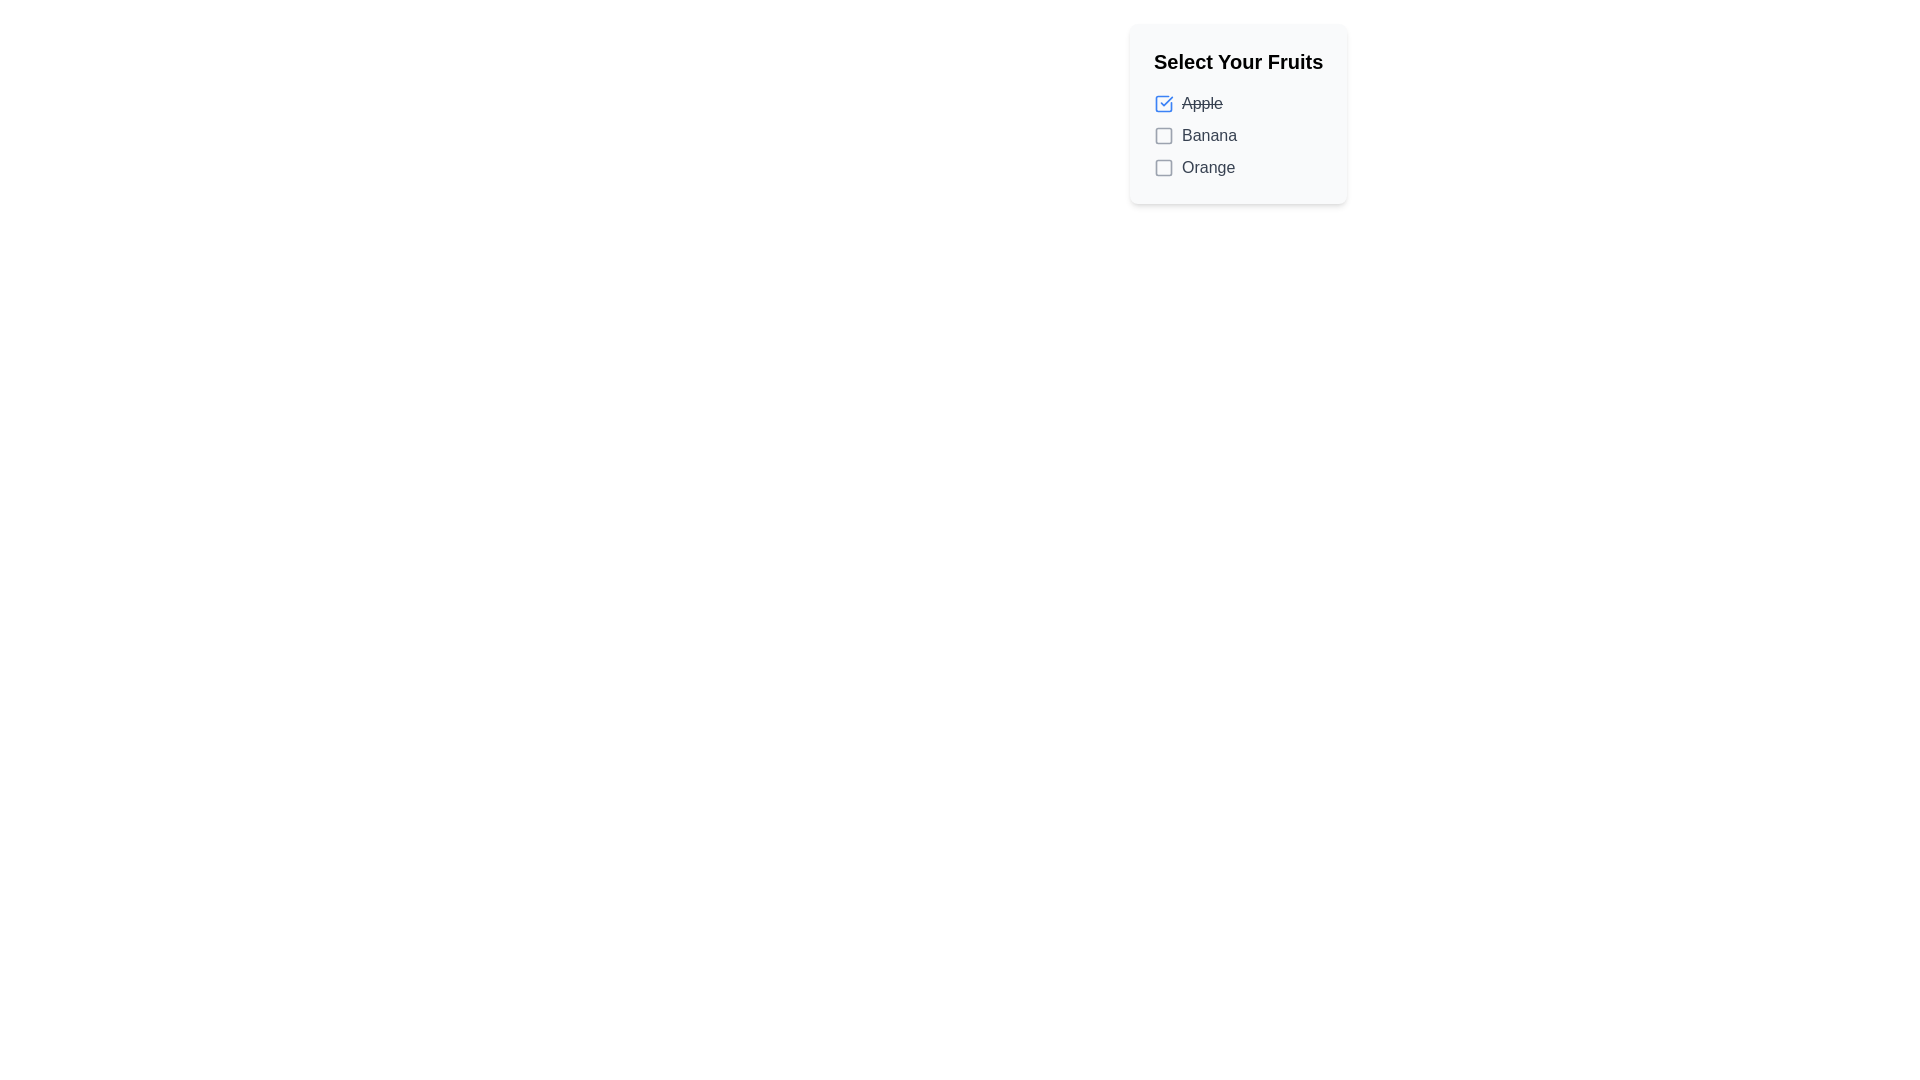  I want to click on the checkbox with a blue checkmark symbol next to 'Apple' under the 'Select Your Fruits' heading, so click(1163, 104).